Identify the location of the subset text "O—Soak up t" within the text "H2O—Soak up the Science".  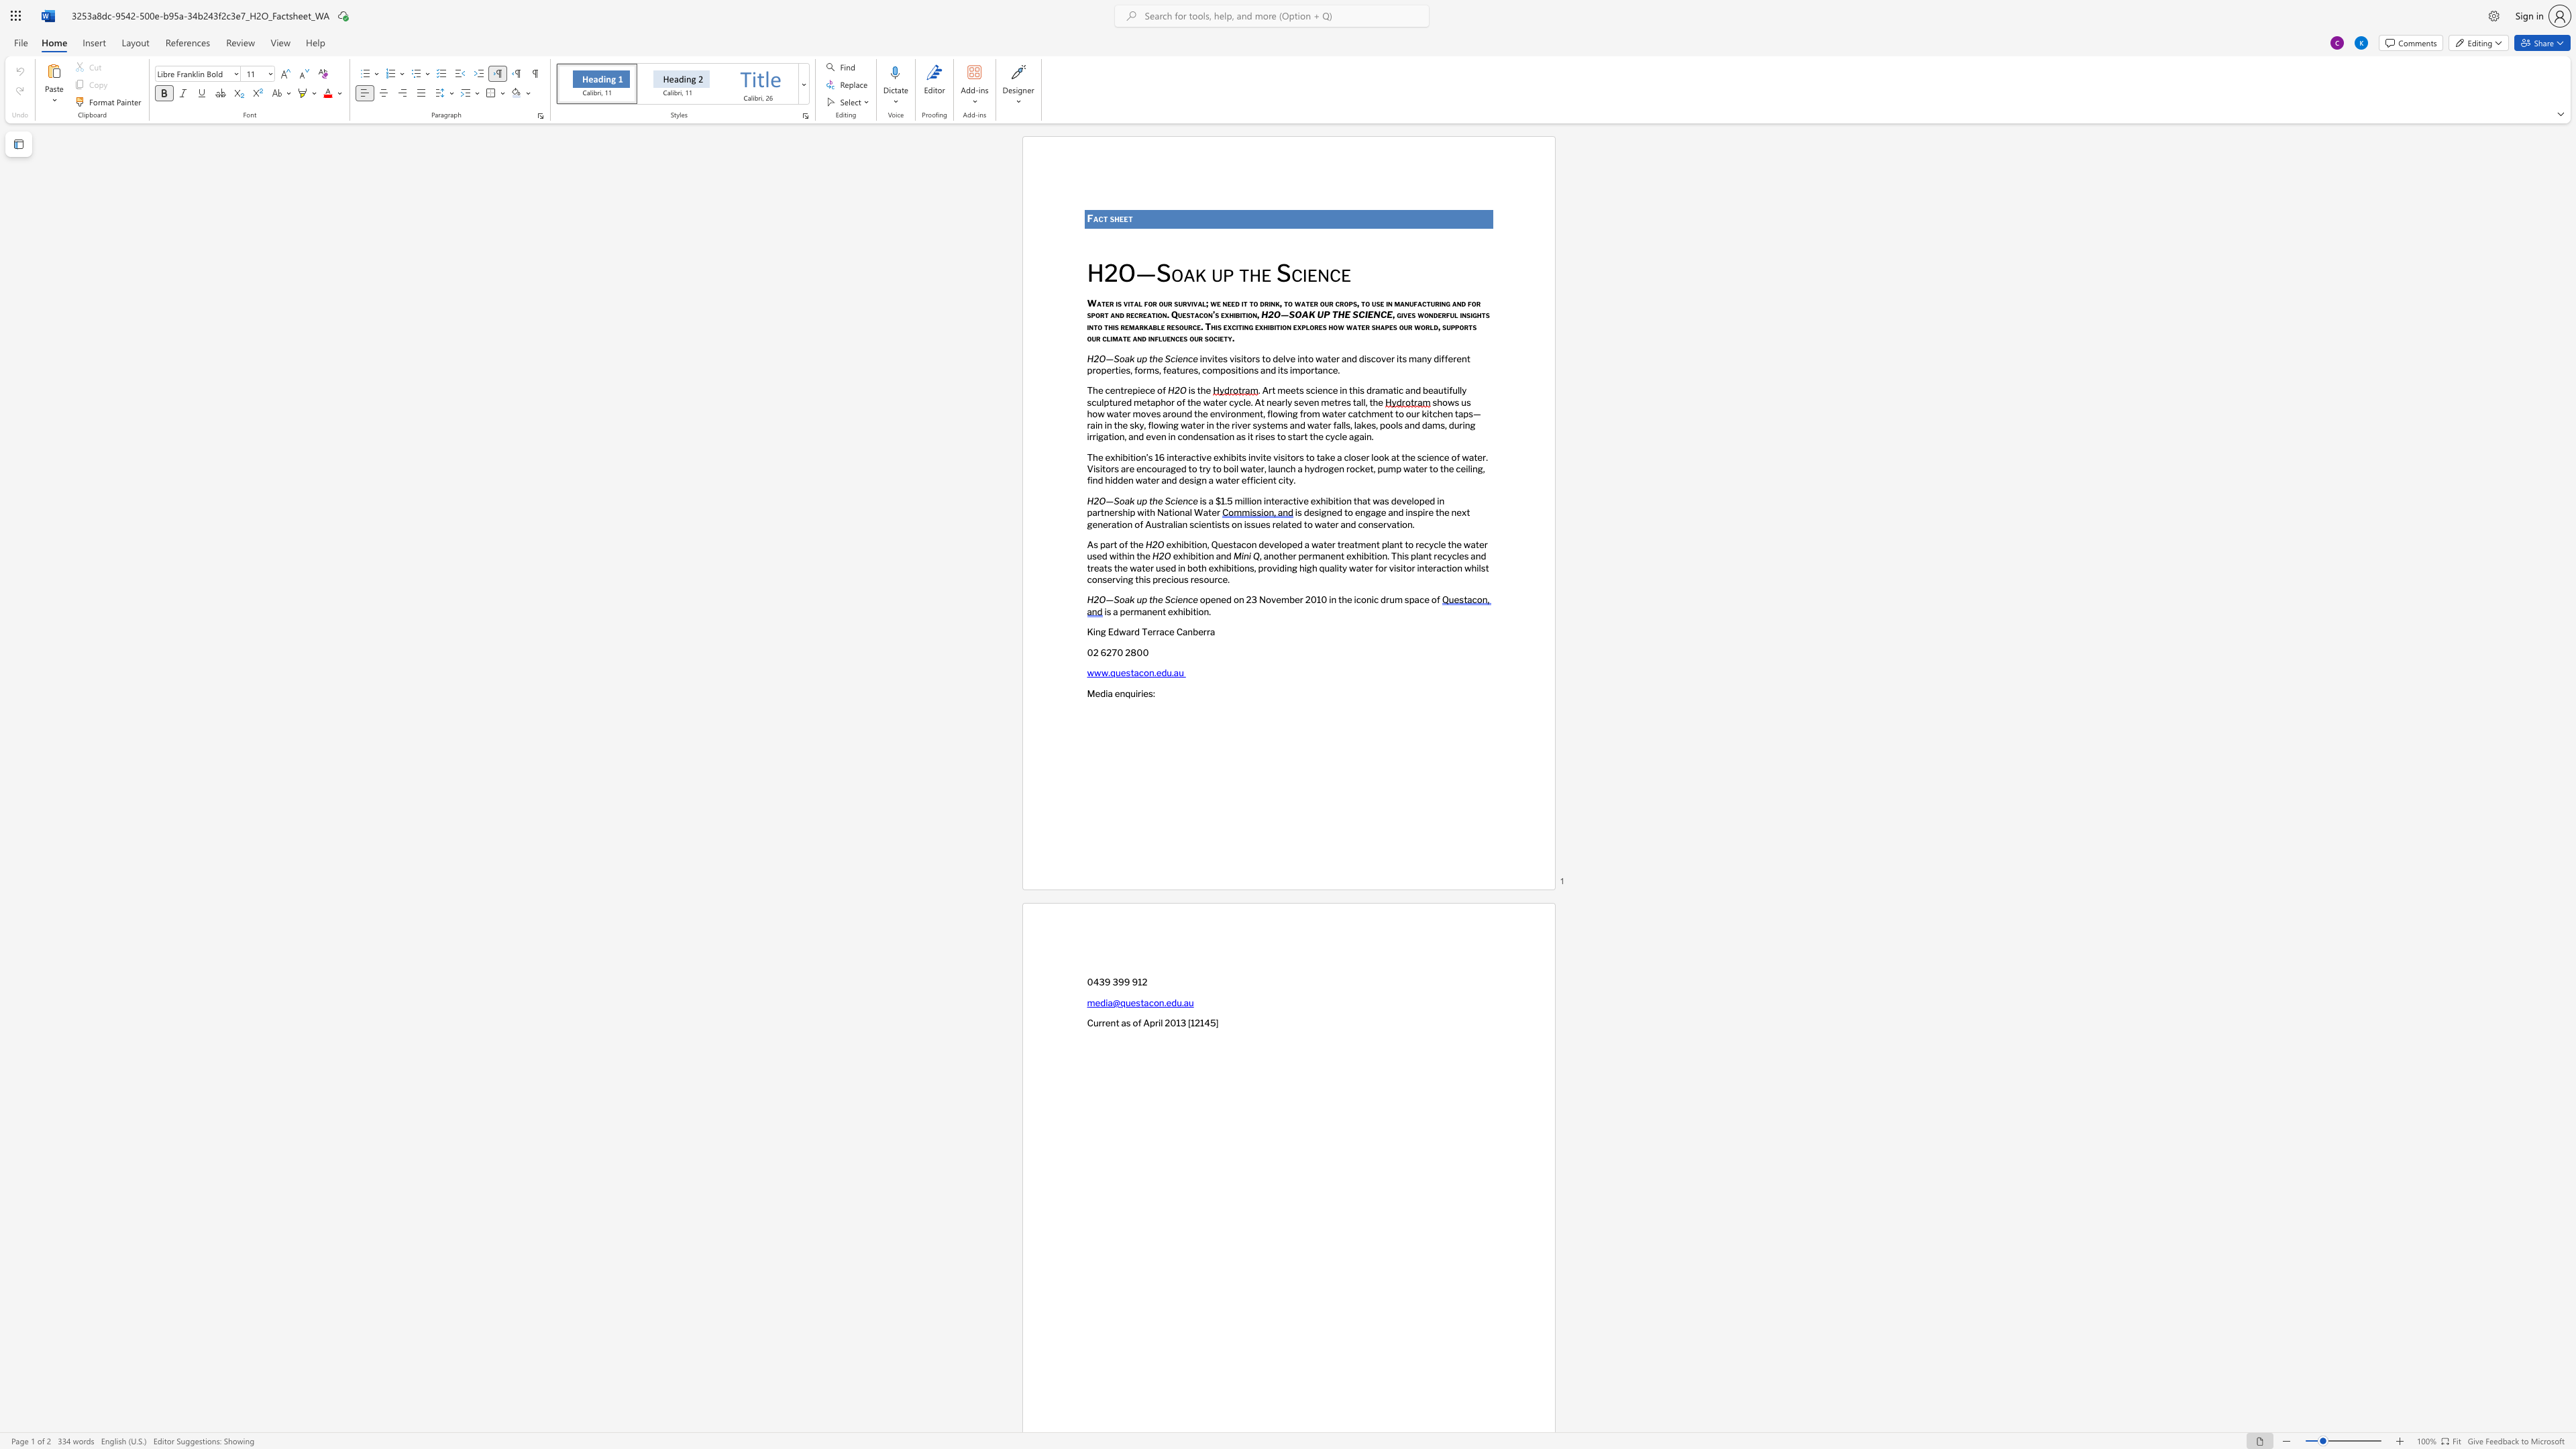
(1099, 358).